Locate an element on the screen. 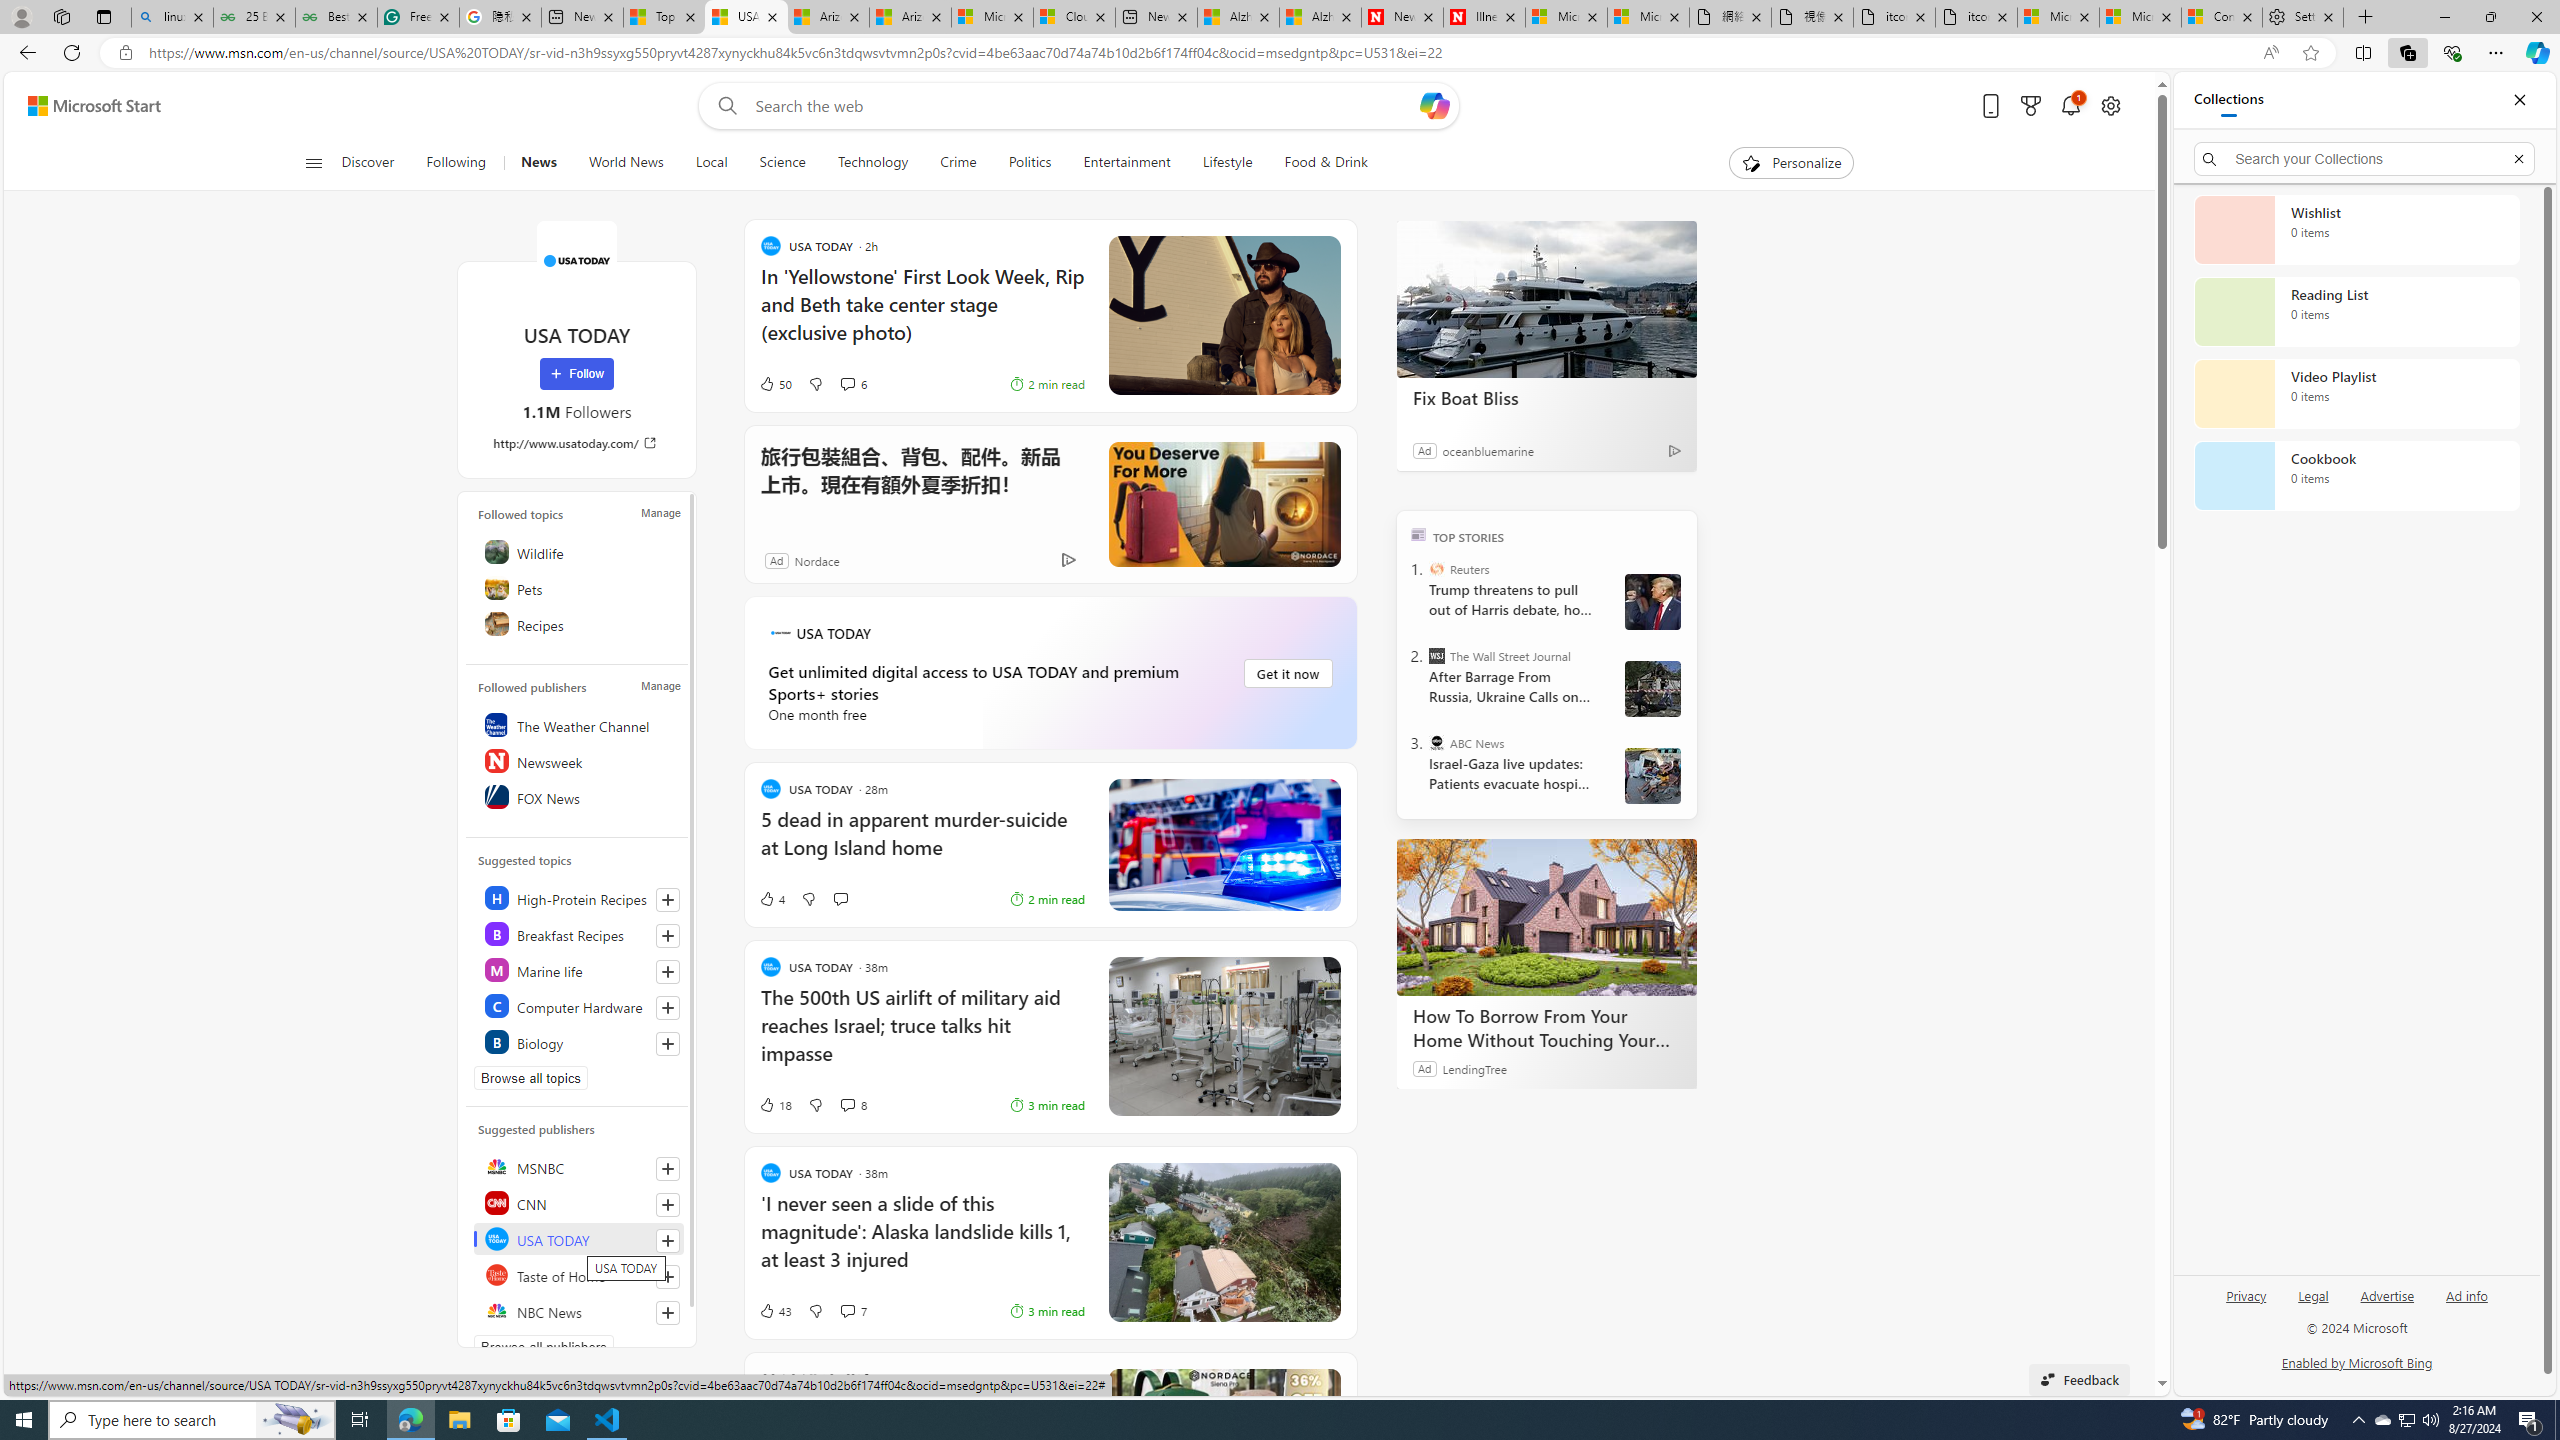  'http://www.usatoday.com/' is located at coordinates (576, 441).